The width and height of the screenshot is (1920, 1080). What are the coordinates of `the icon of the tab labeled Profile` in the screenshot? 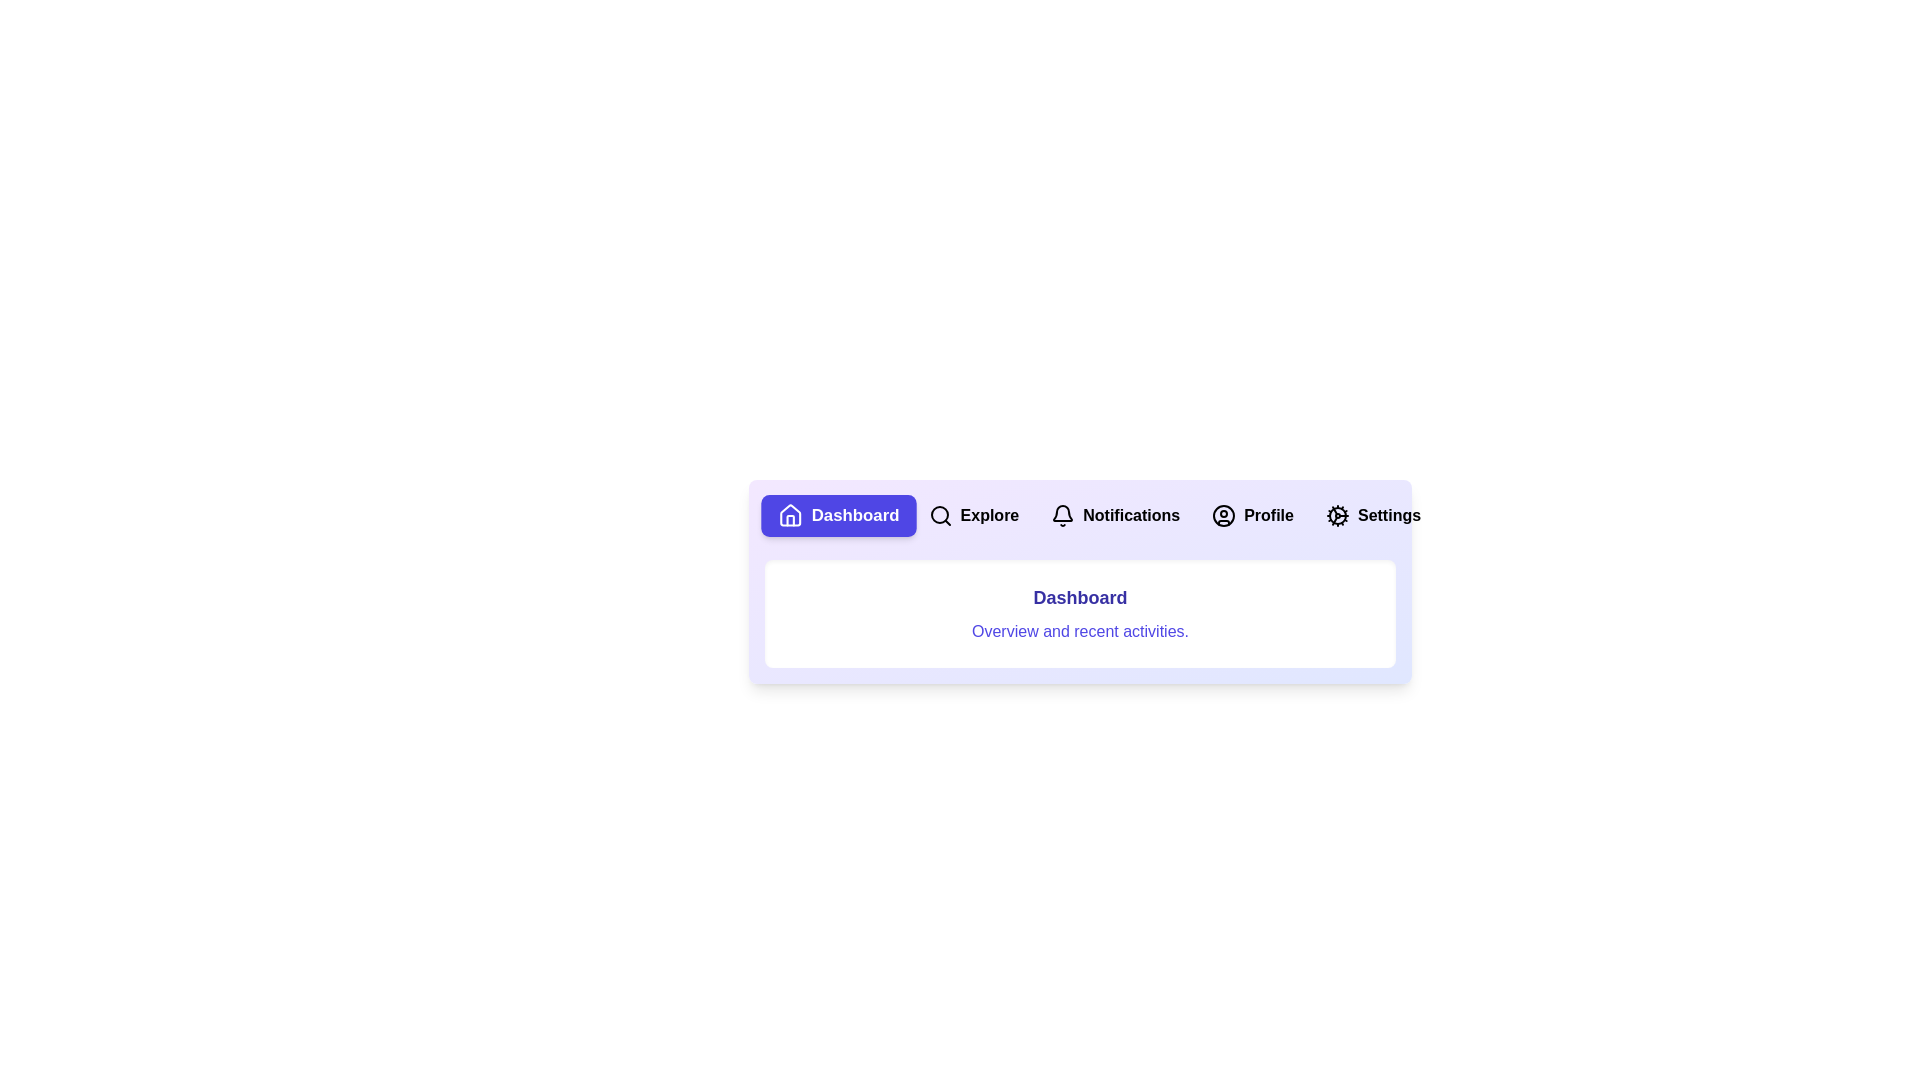 It's located at (1223, 515).